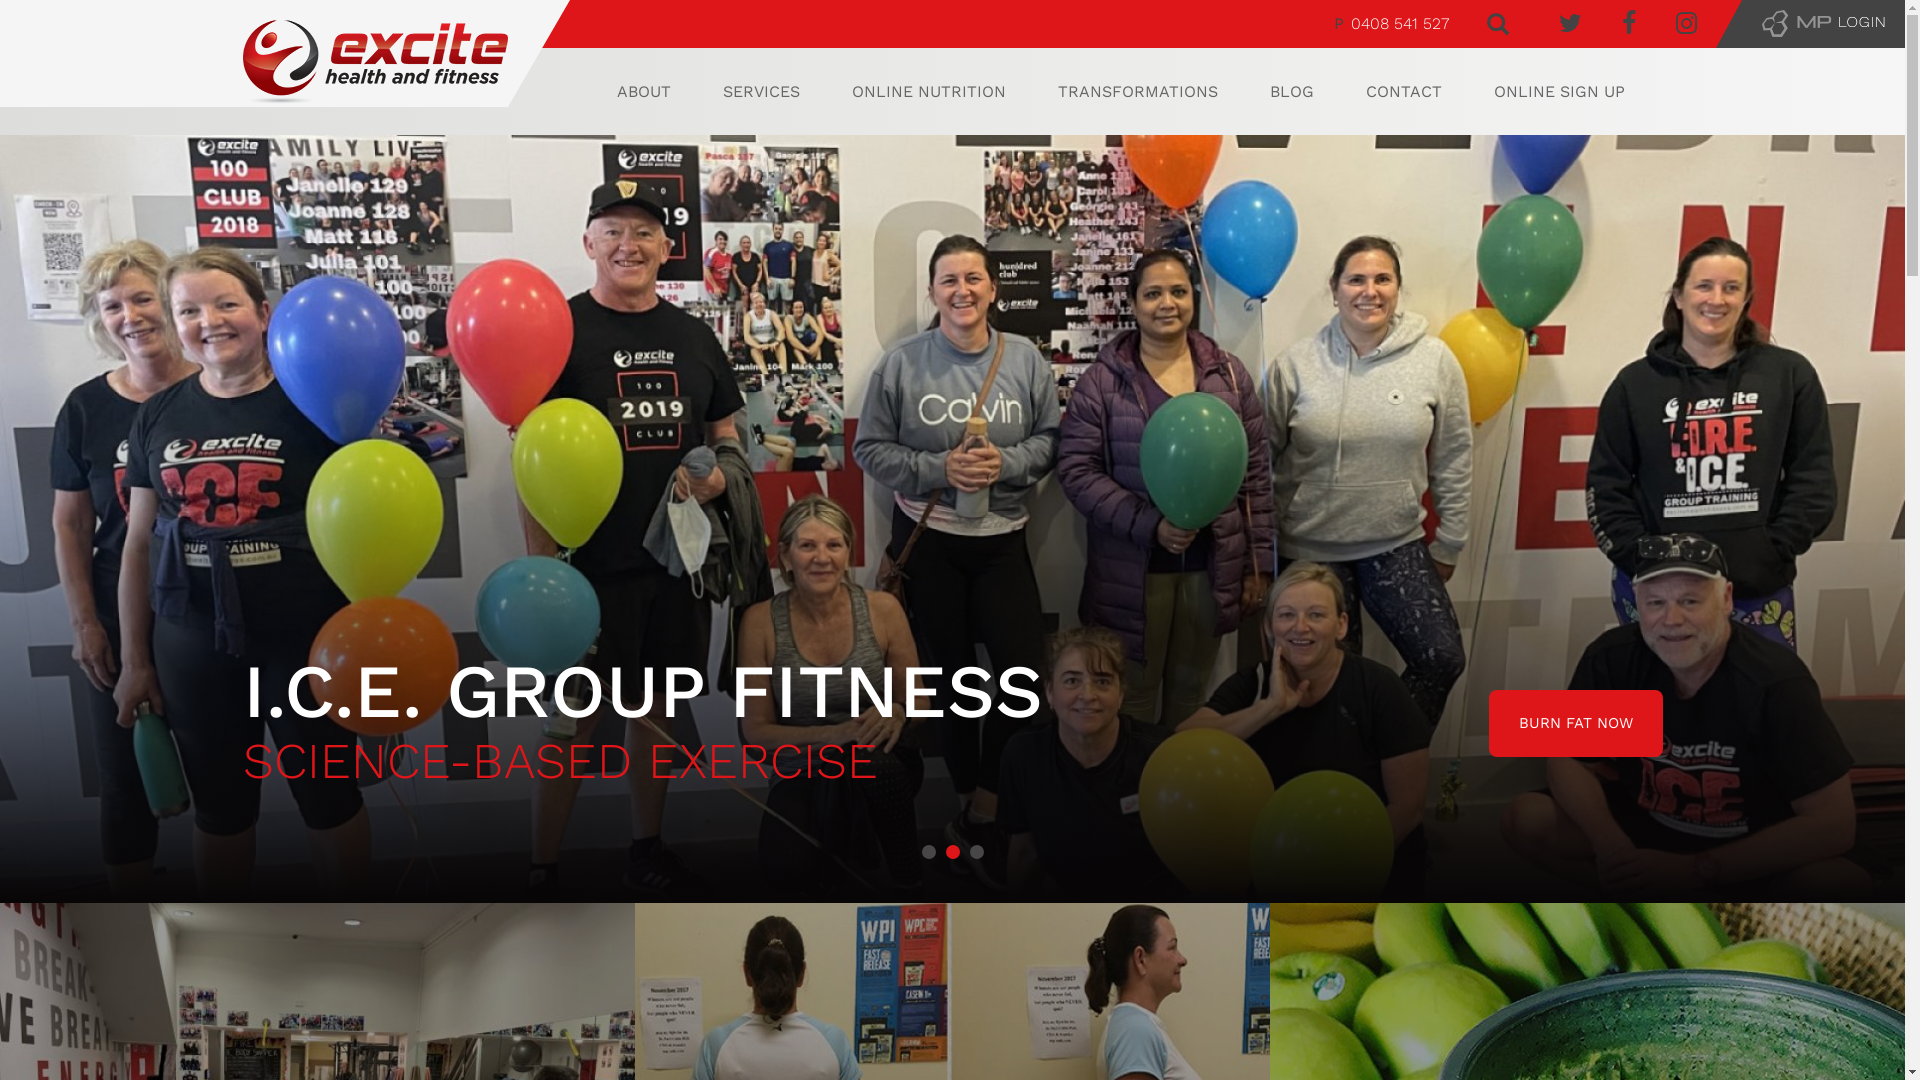 This screenshot has width=1920, height=1080. What do you see at coordinates (969, 852) in the screenshot?
I see `'3'` at bounding box center [969, 852].